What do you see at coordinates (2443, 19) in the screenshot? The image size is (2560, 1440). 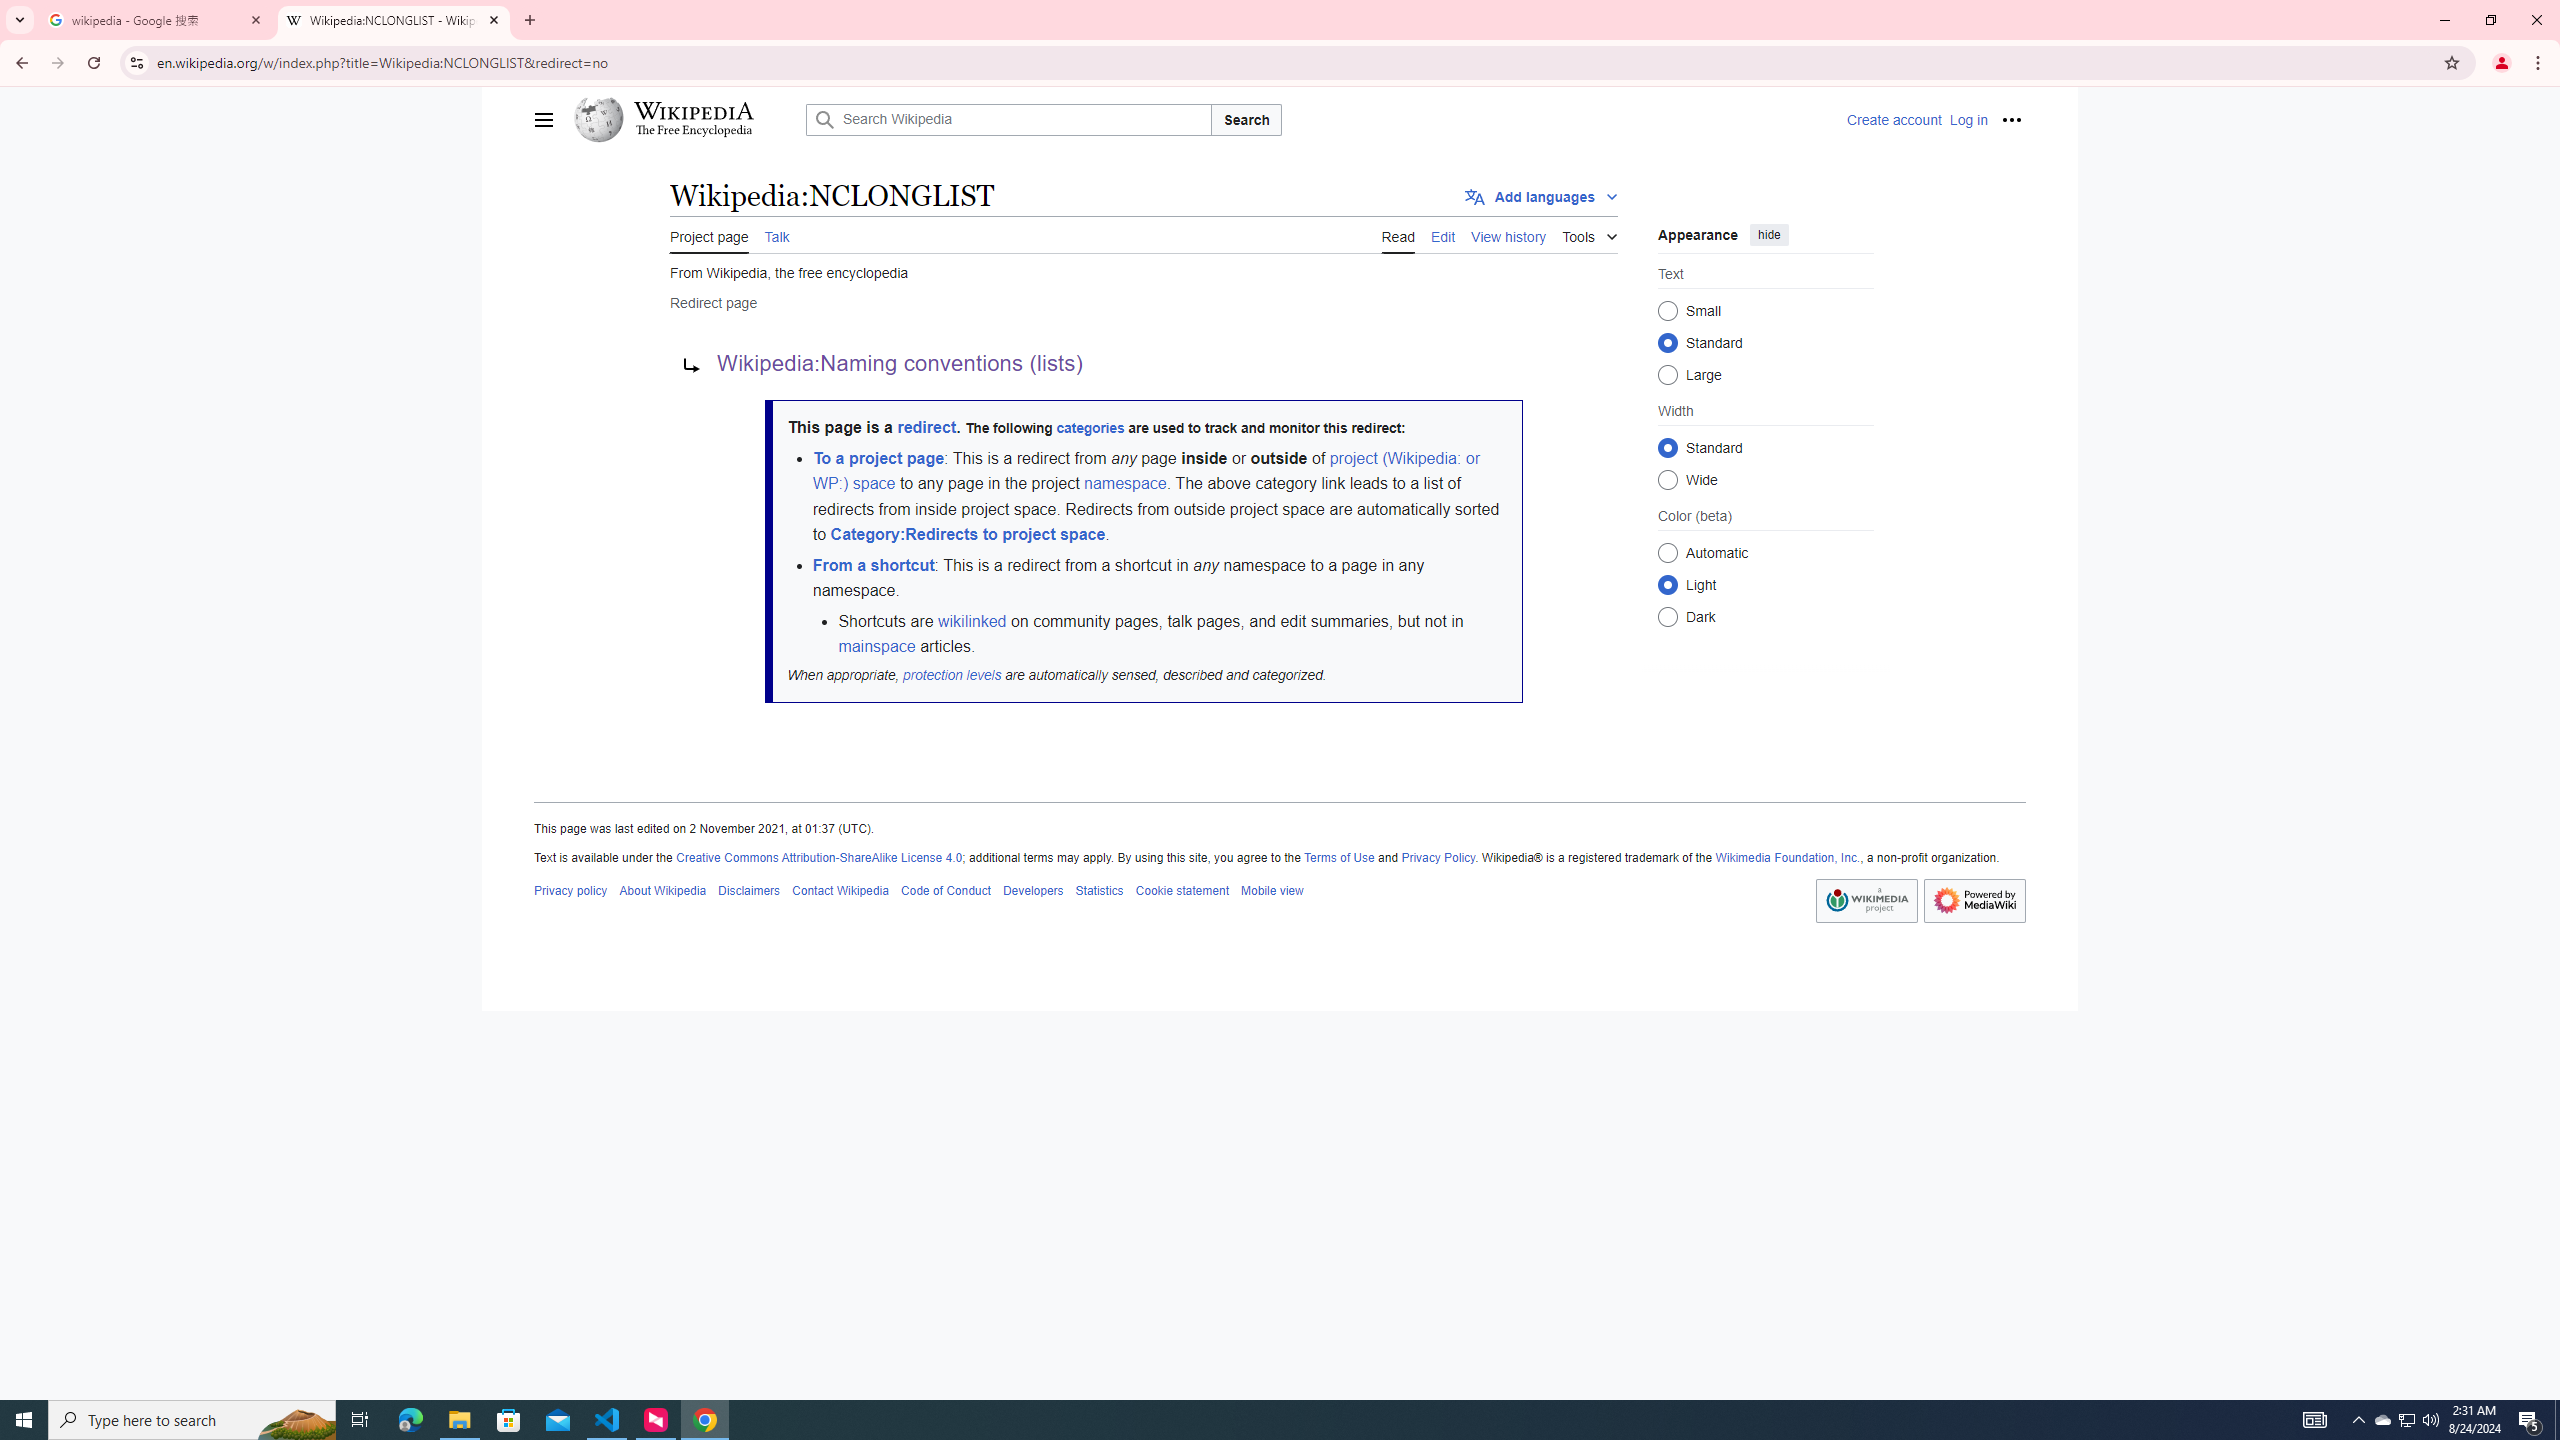 I see `'Minimize'` at bounding box center [2443, 19].